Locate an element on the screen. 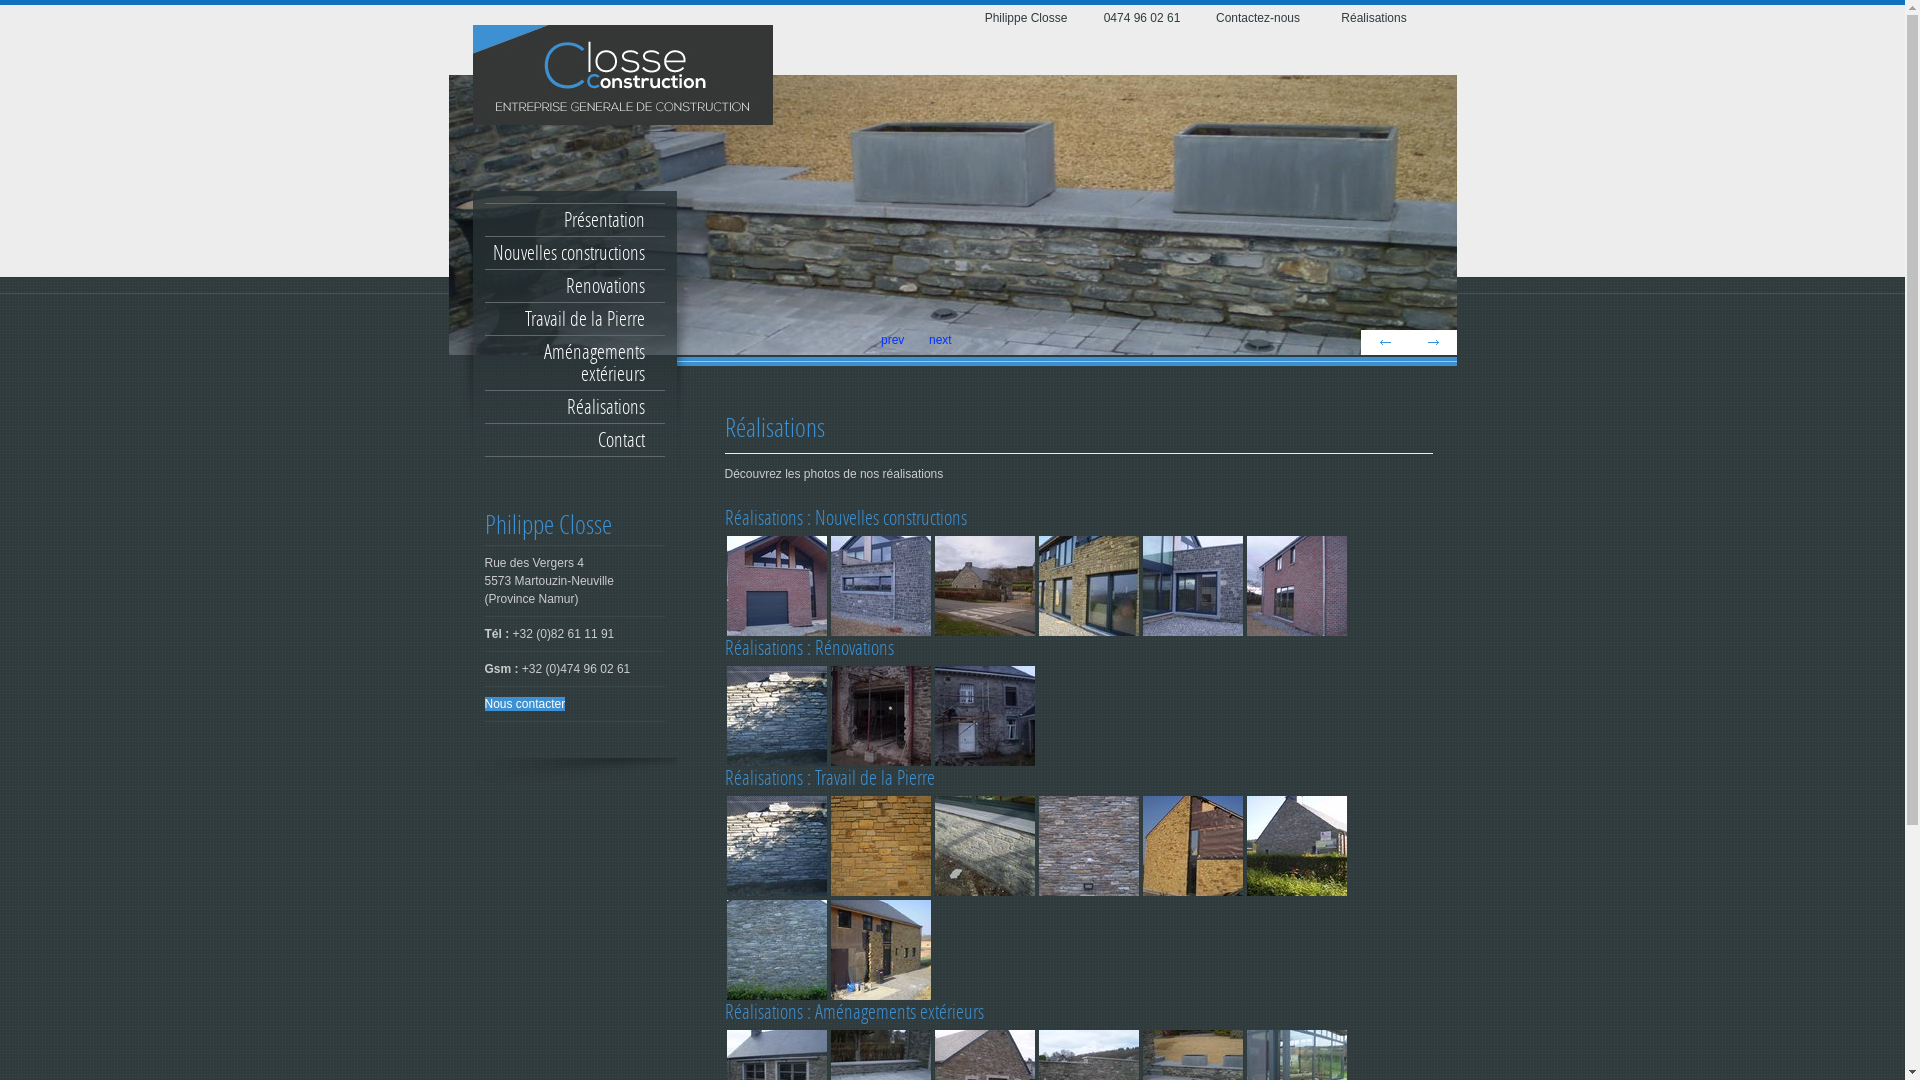  'OLYMPUS DIGITAL CAMERA         ' is located at coordinates (1087, 585).